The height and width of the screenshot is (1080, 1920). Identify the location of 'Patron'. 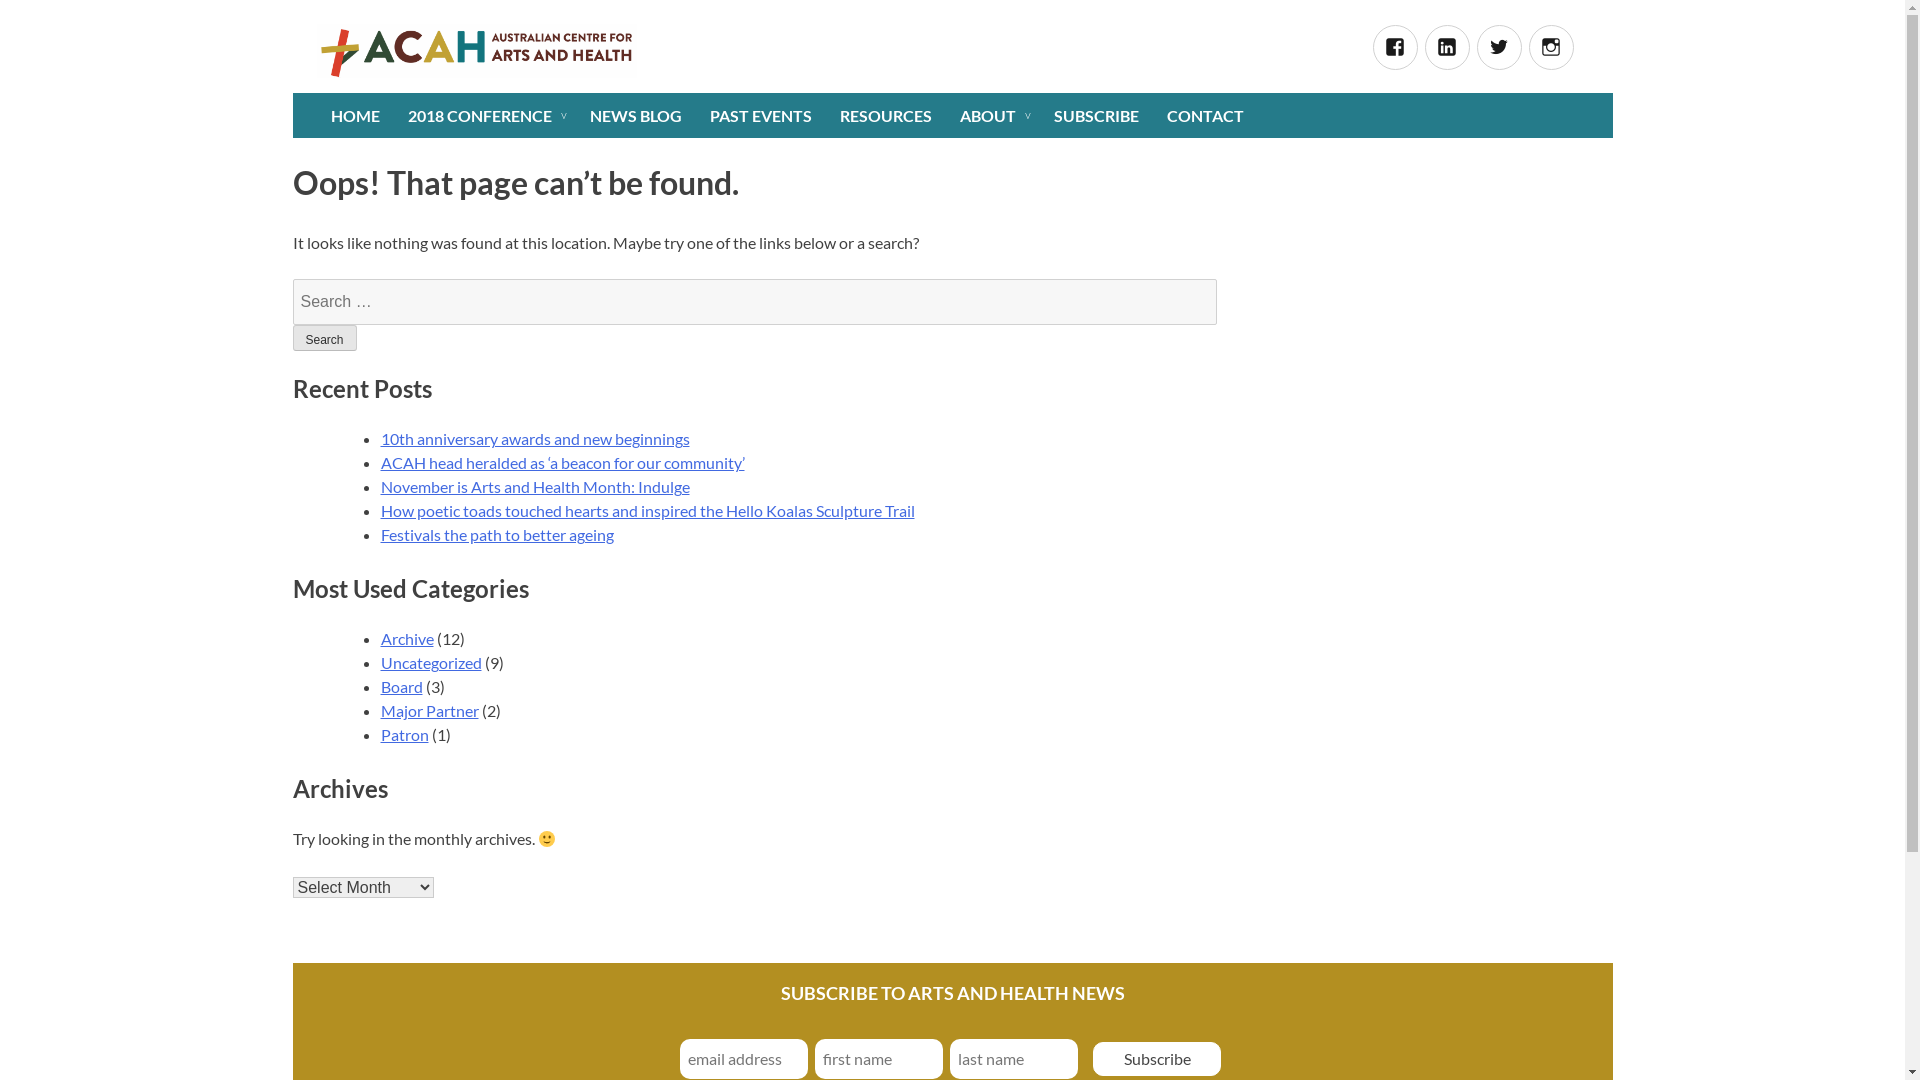
(402, 734).